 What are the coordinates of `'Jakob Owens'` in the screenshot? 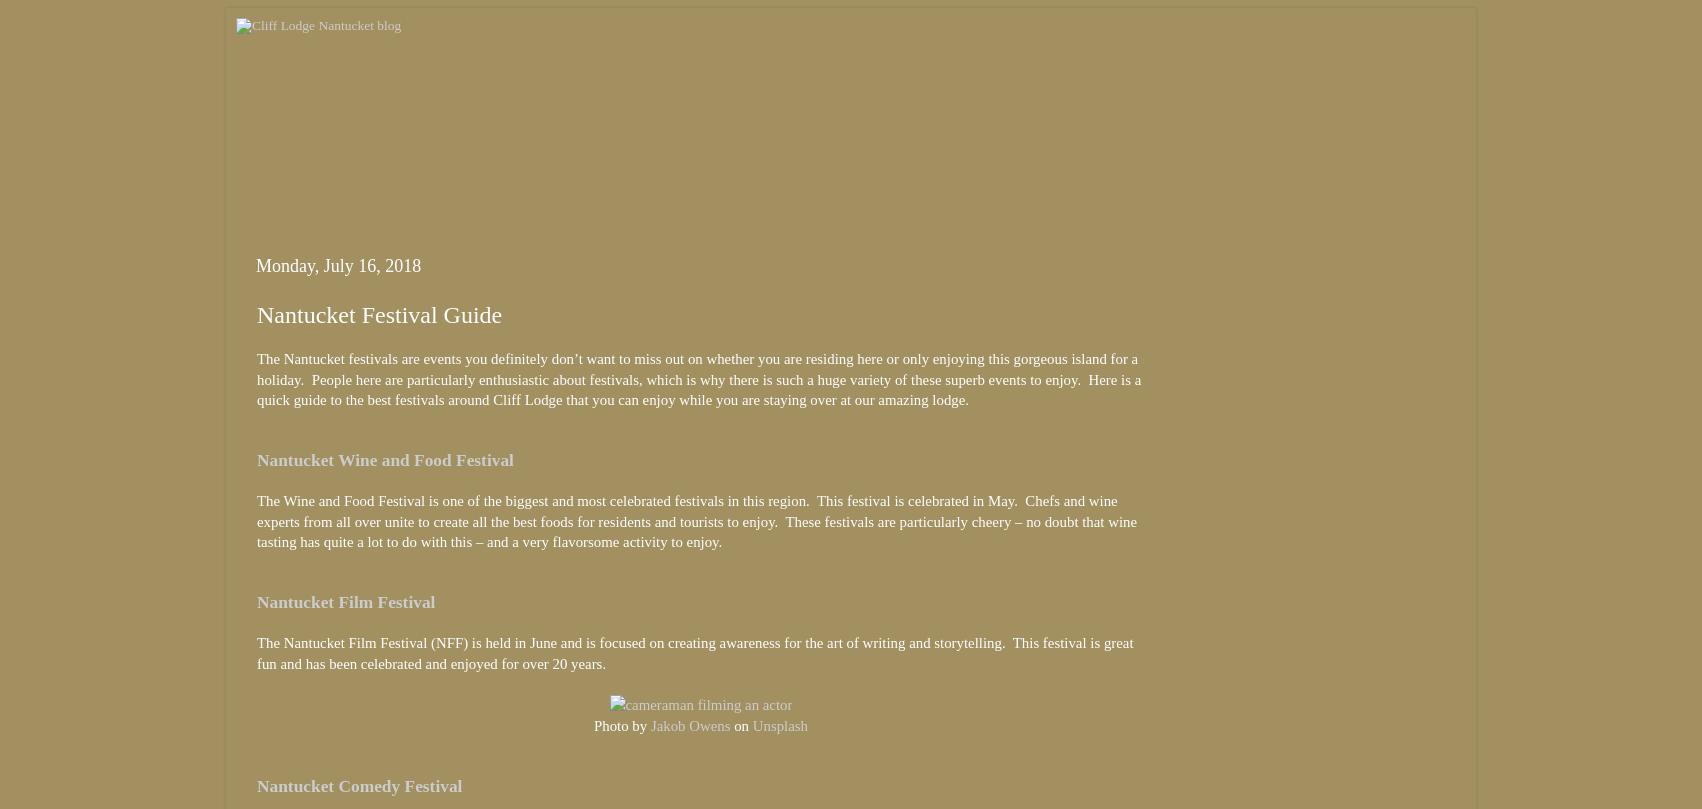 It's located at (689, 724).